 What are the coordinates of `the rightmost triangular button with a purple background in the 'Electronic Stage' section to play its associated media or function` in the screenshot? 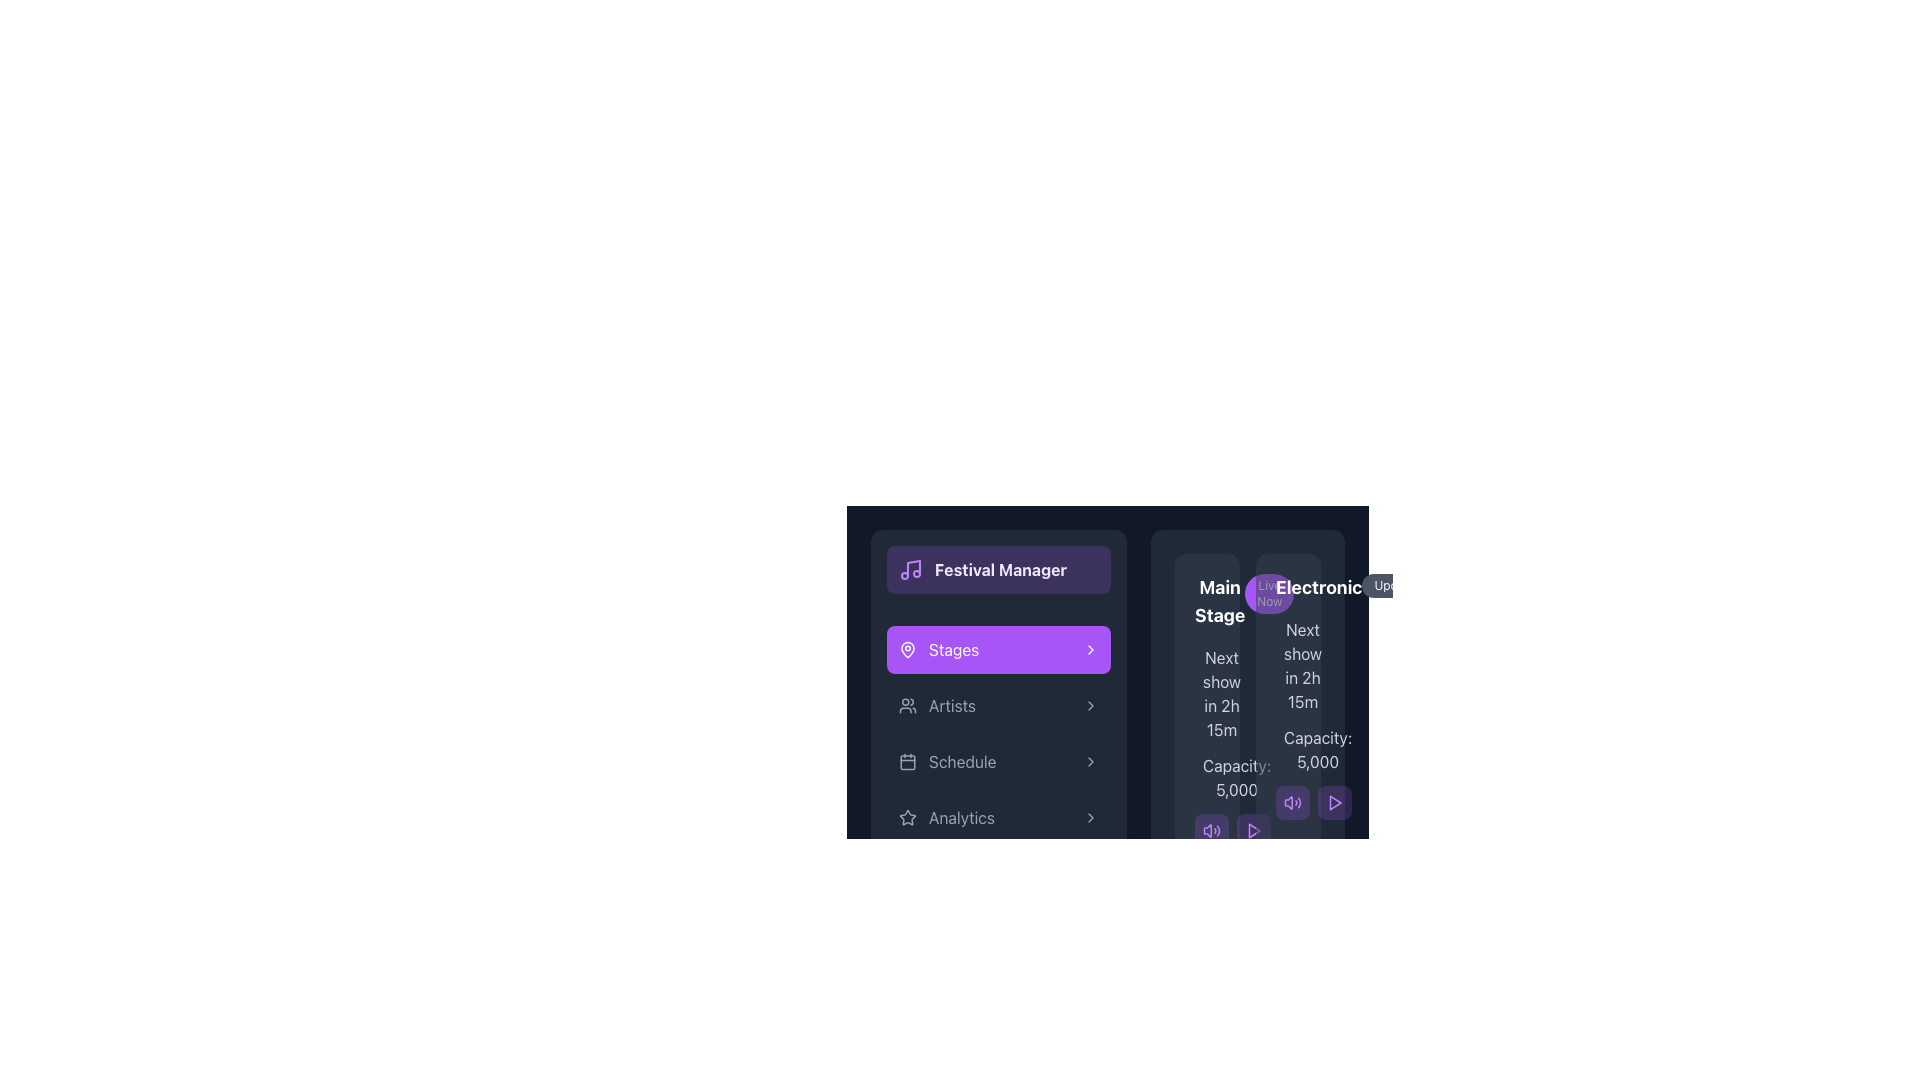 It's located at (1335, 801).